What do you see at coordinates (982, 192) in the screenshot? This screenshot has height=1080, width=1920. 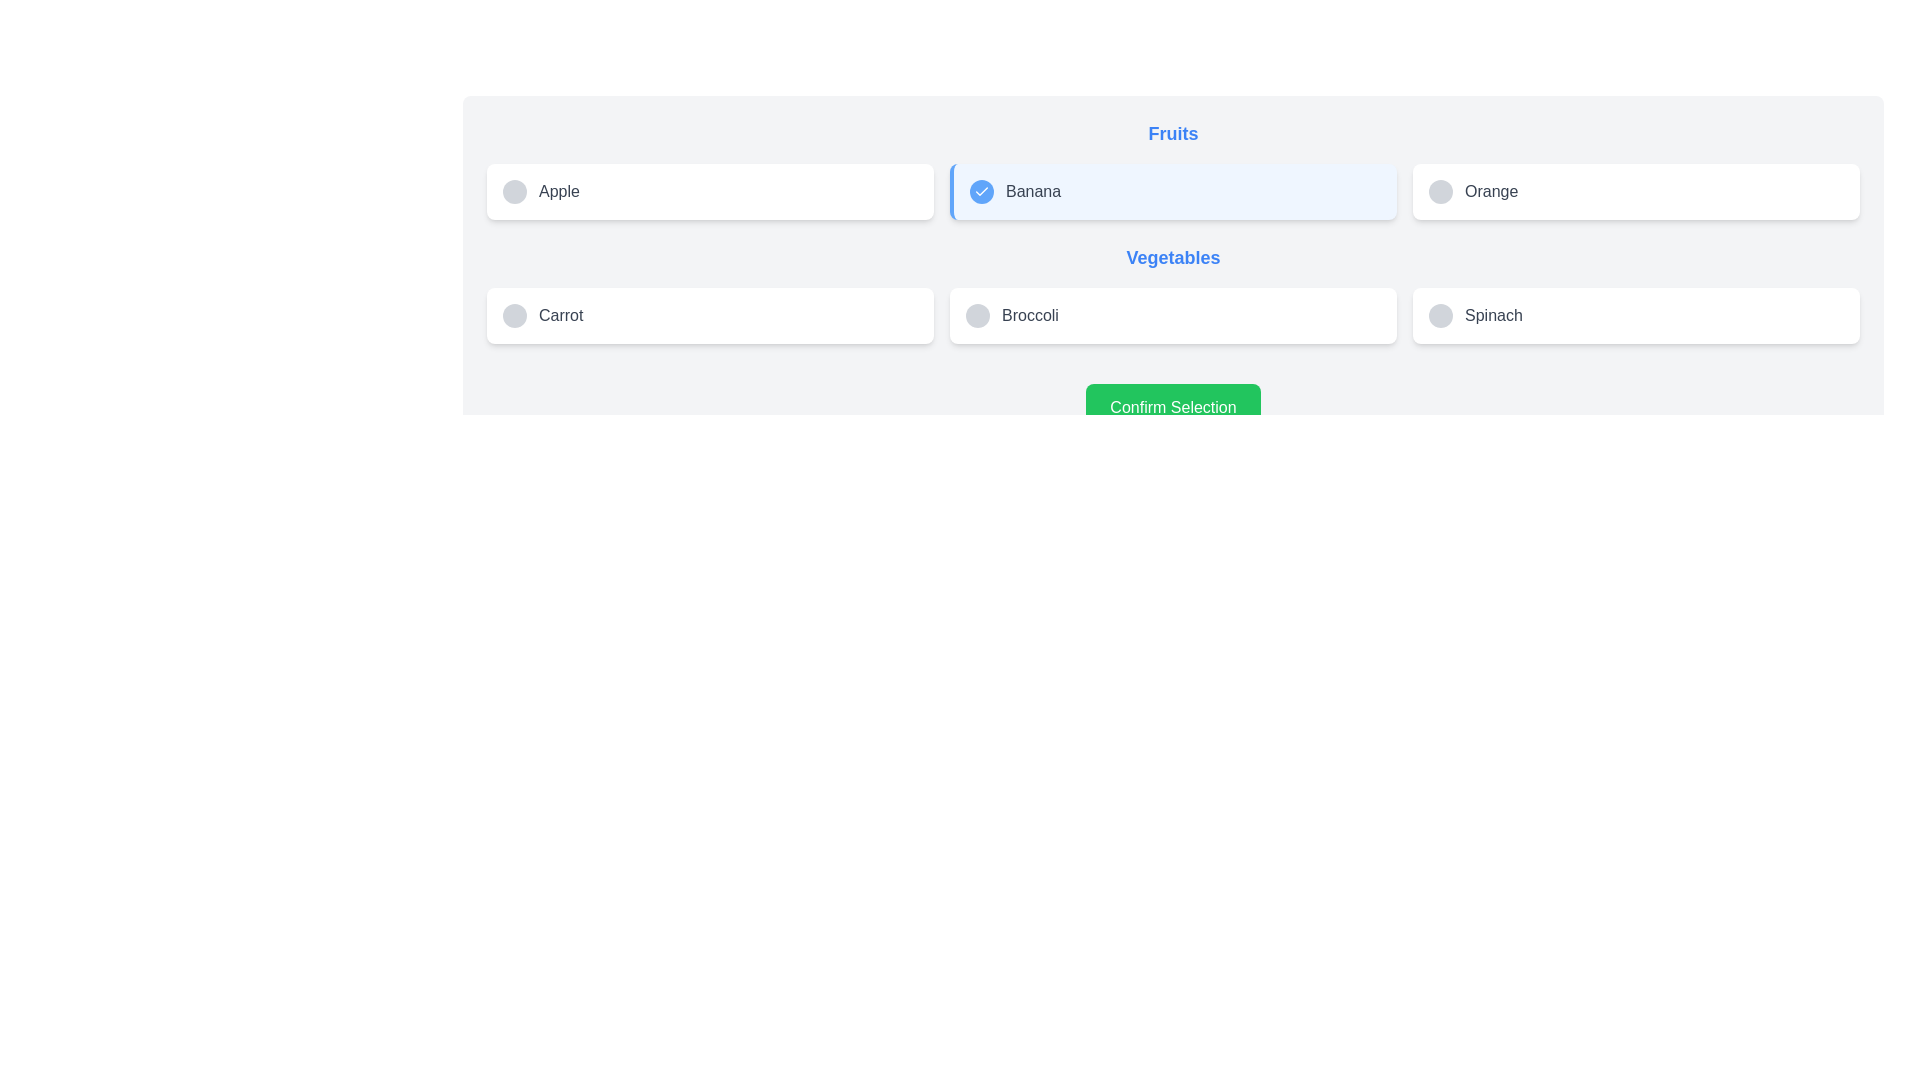 I see `the state change of the checkmark SVG icon located within the 'Banana' button in the 'Fruits' category, which is styled in a circular design and has a blue background` at bounding box center [982, 192].